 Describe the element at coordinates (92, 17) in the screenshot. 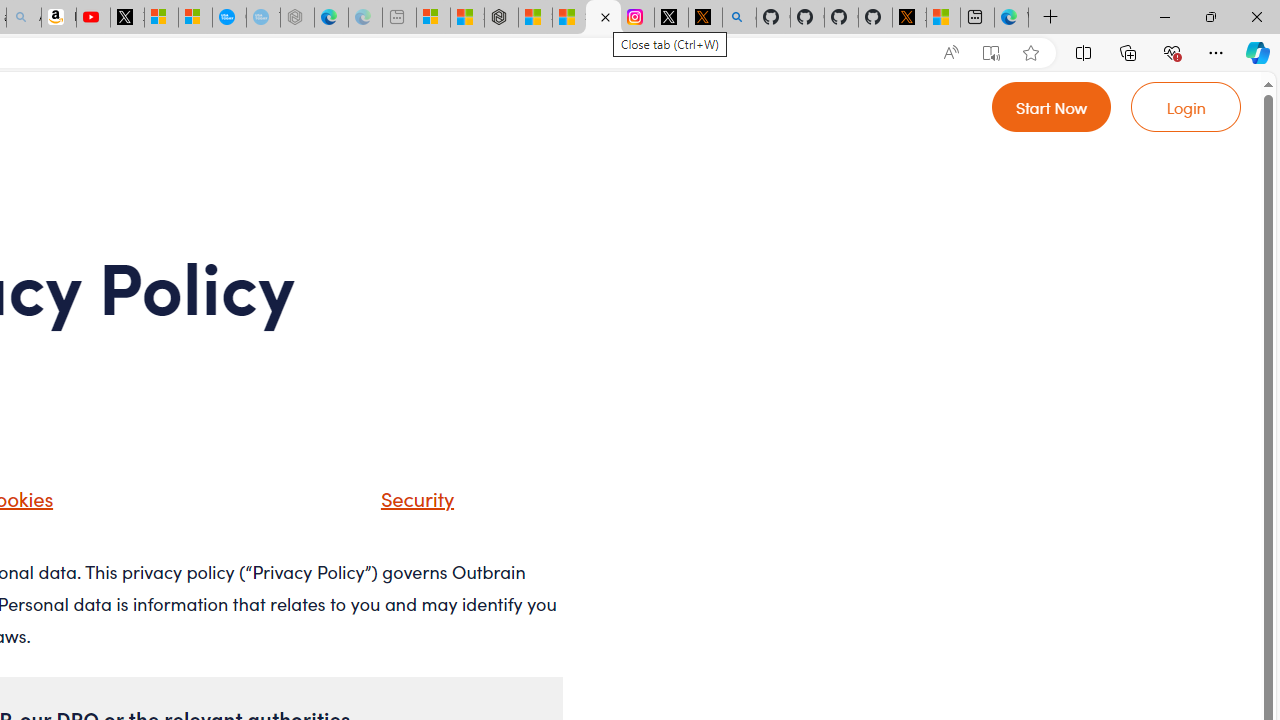

I see `'Day 1: Arriving in Yemen (surreal to be here) - YouTube'` at that location.